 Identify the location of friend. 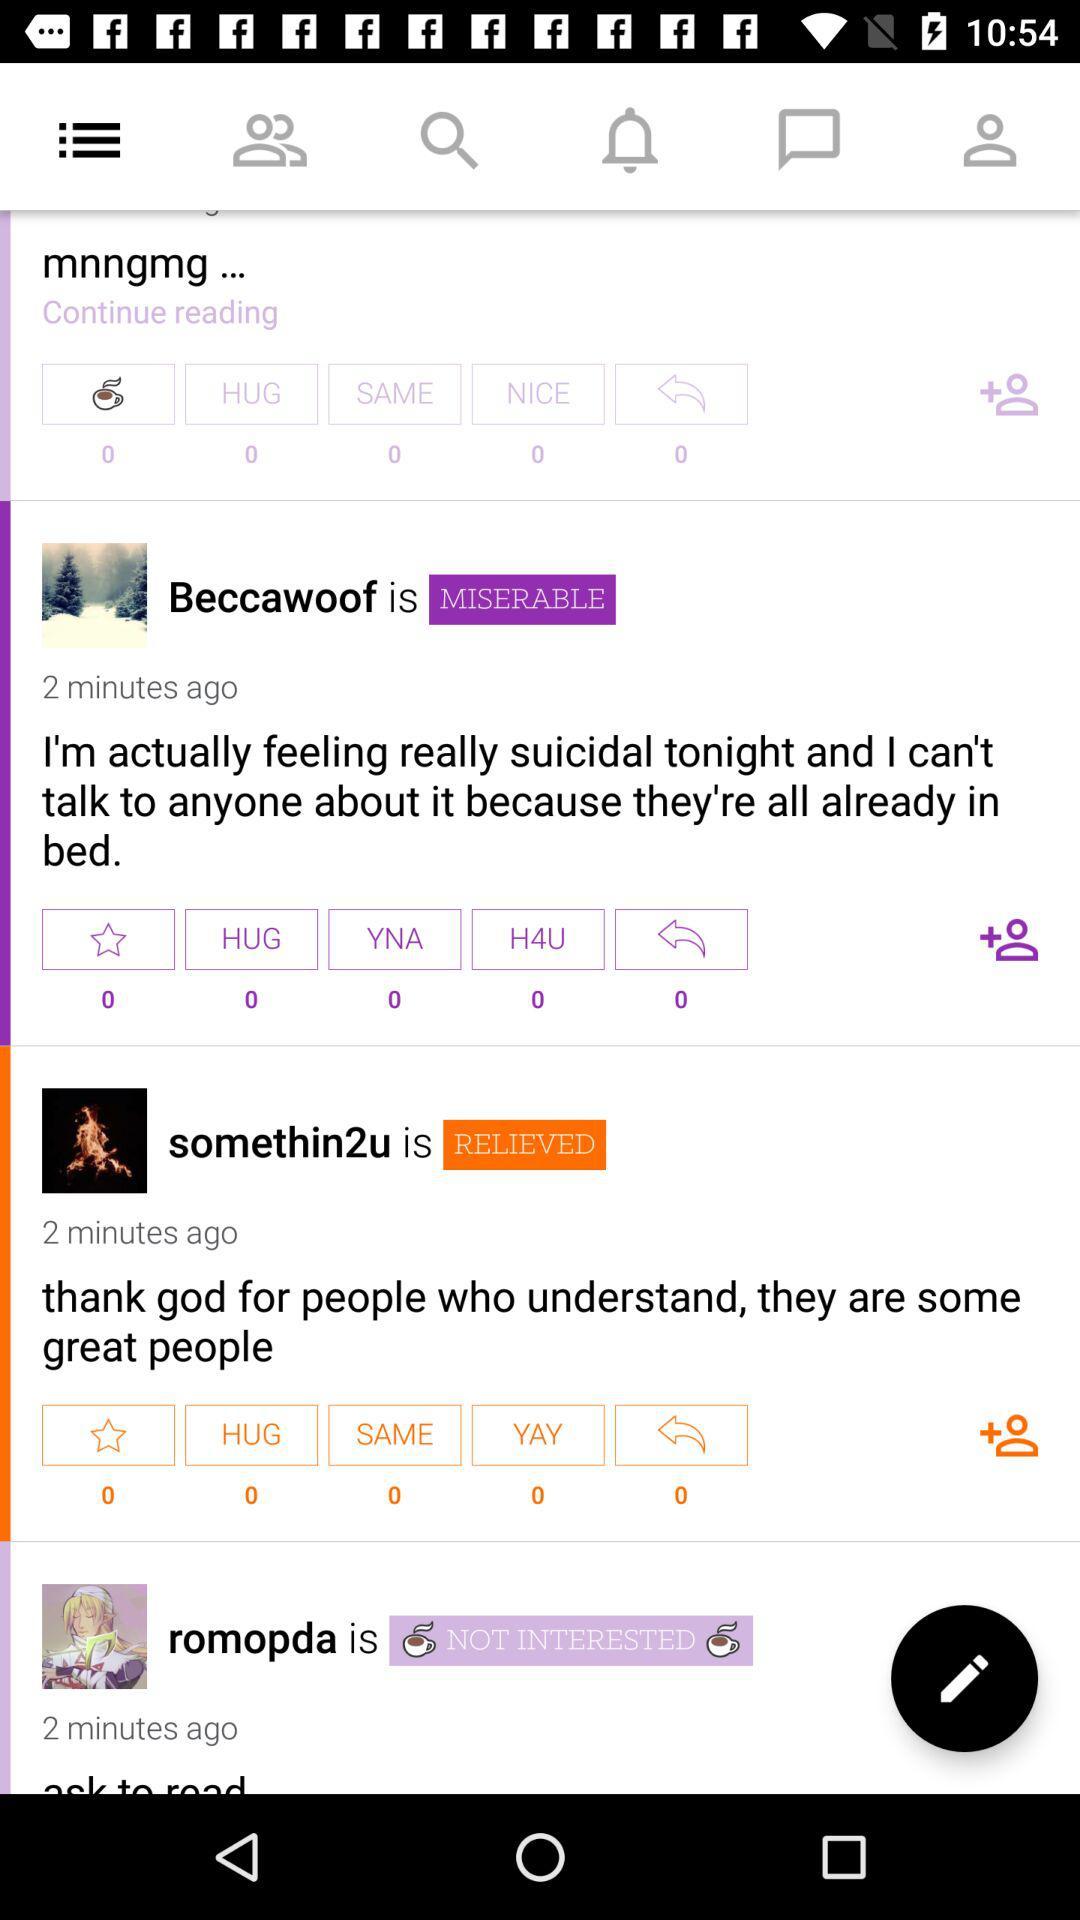
(1009, 938).